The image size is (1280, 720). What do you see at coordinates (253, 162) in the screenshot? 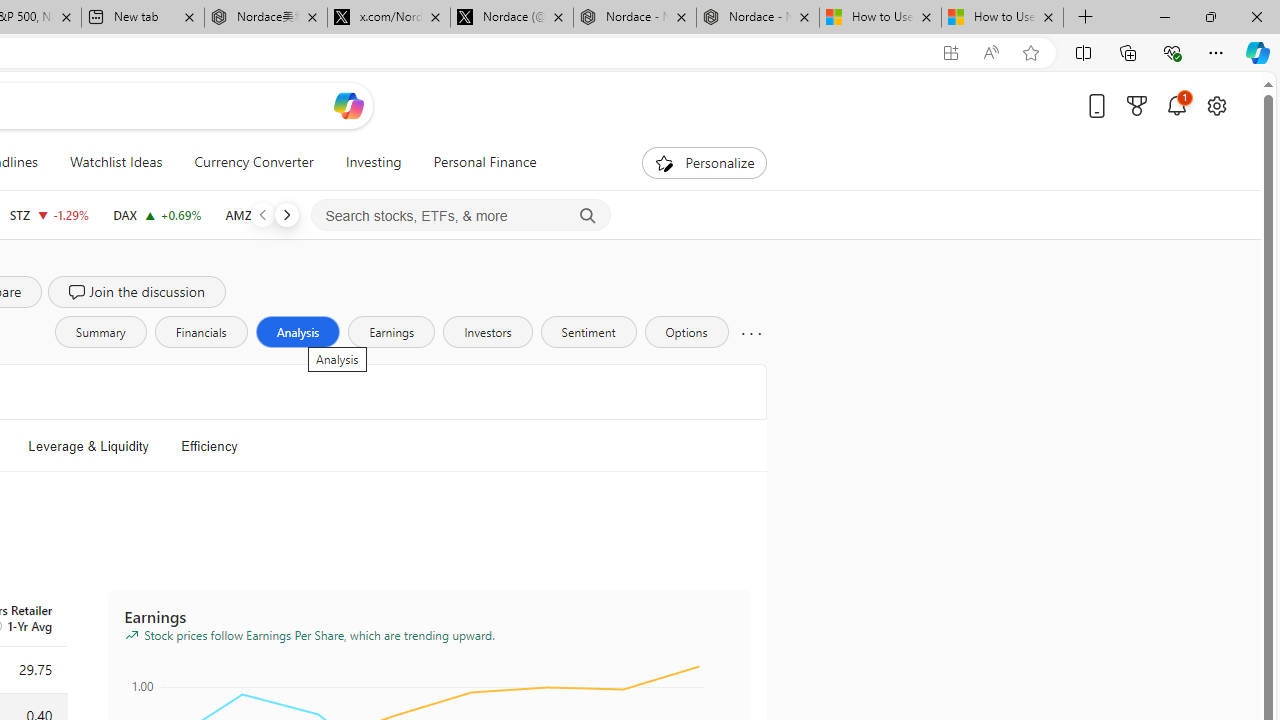
I see `'Currency Converter'` at bounding box center [253, 162].